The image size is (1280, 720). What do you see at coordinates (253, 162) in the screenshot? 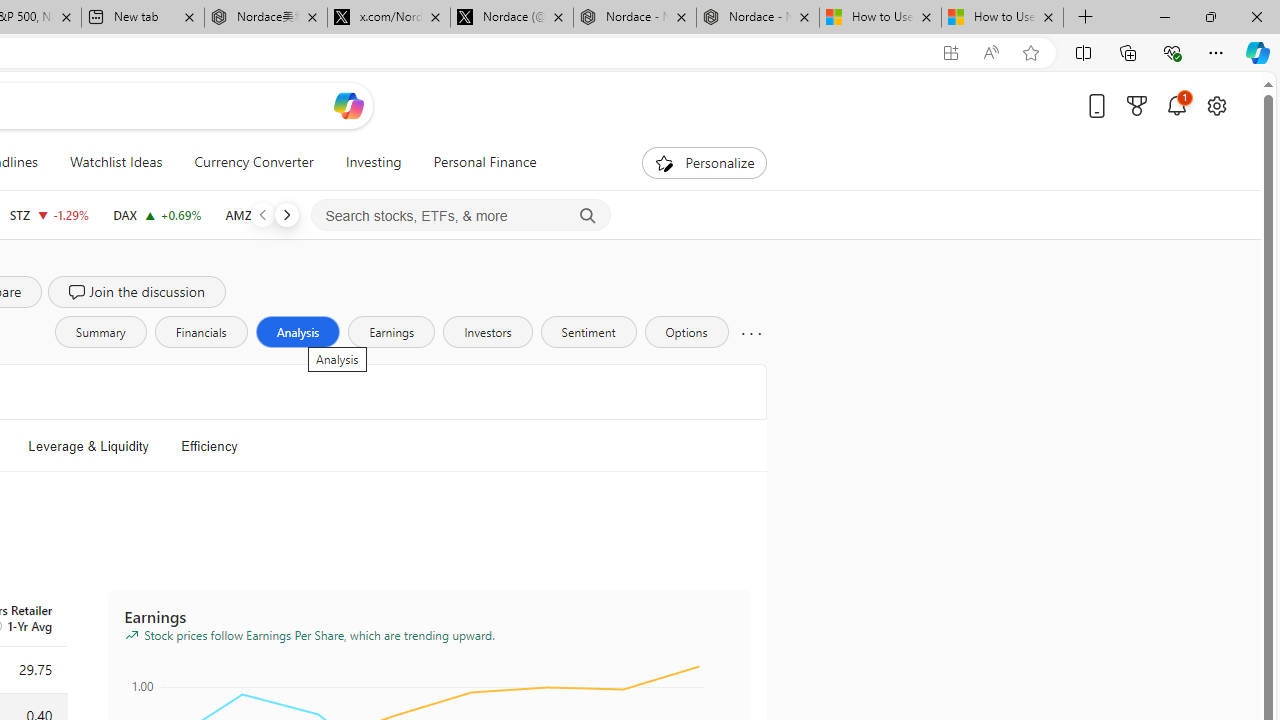
I see `'Currency Converter'` at bounding box center [253, 162].